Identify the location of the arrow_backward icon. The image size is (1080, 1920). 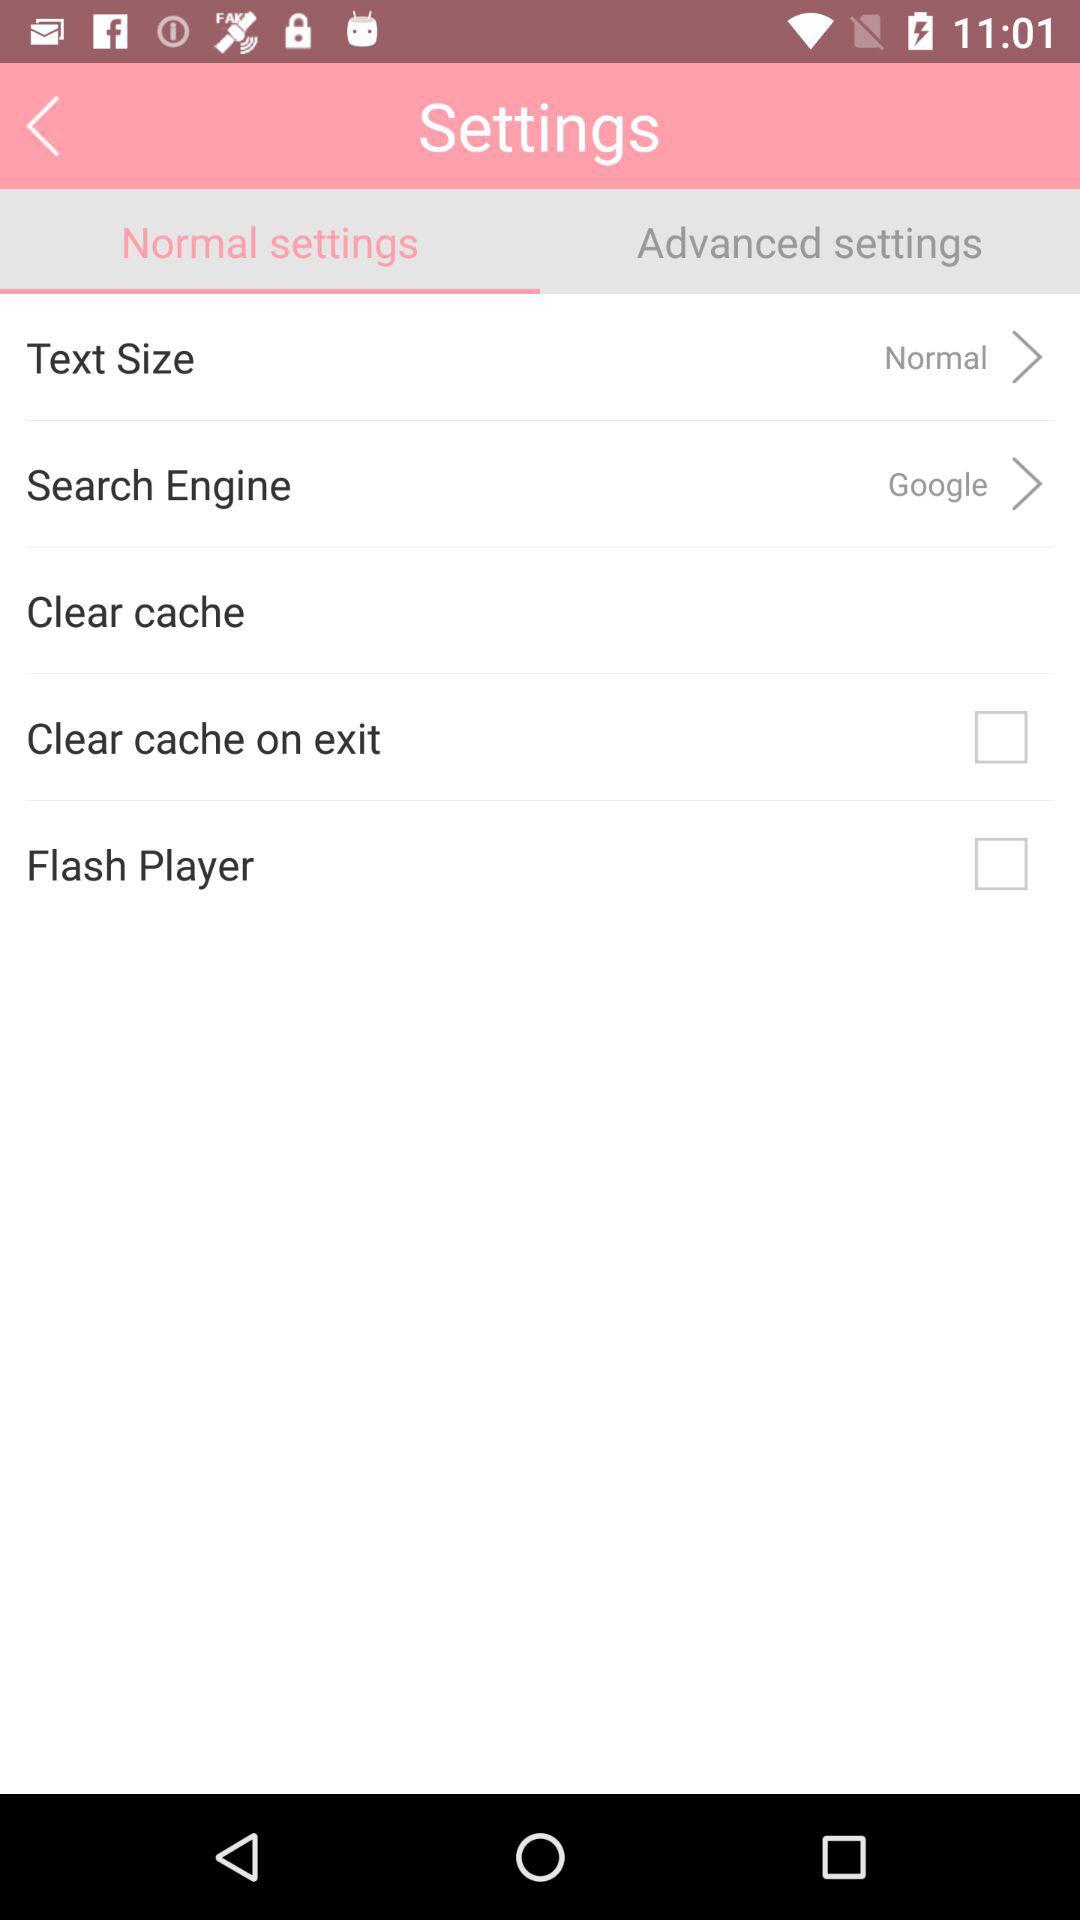
(42, 133).